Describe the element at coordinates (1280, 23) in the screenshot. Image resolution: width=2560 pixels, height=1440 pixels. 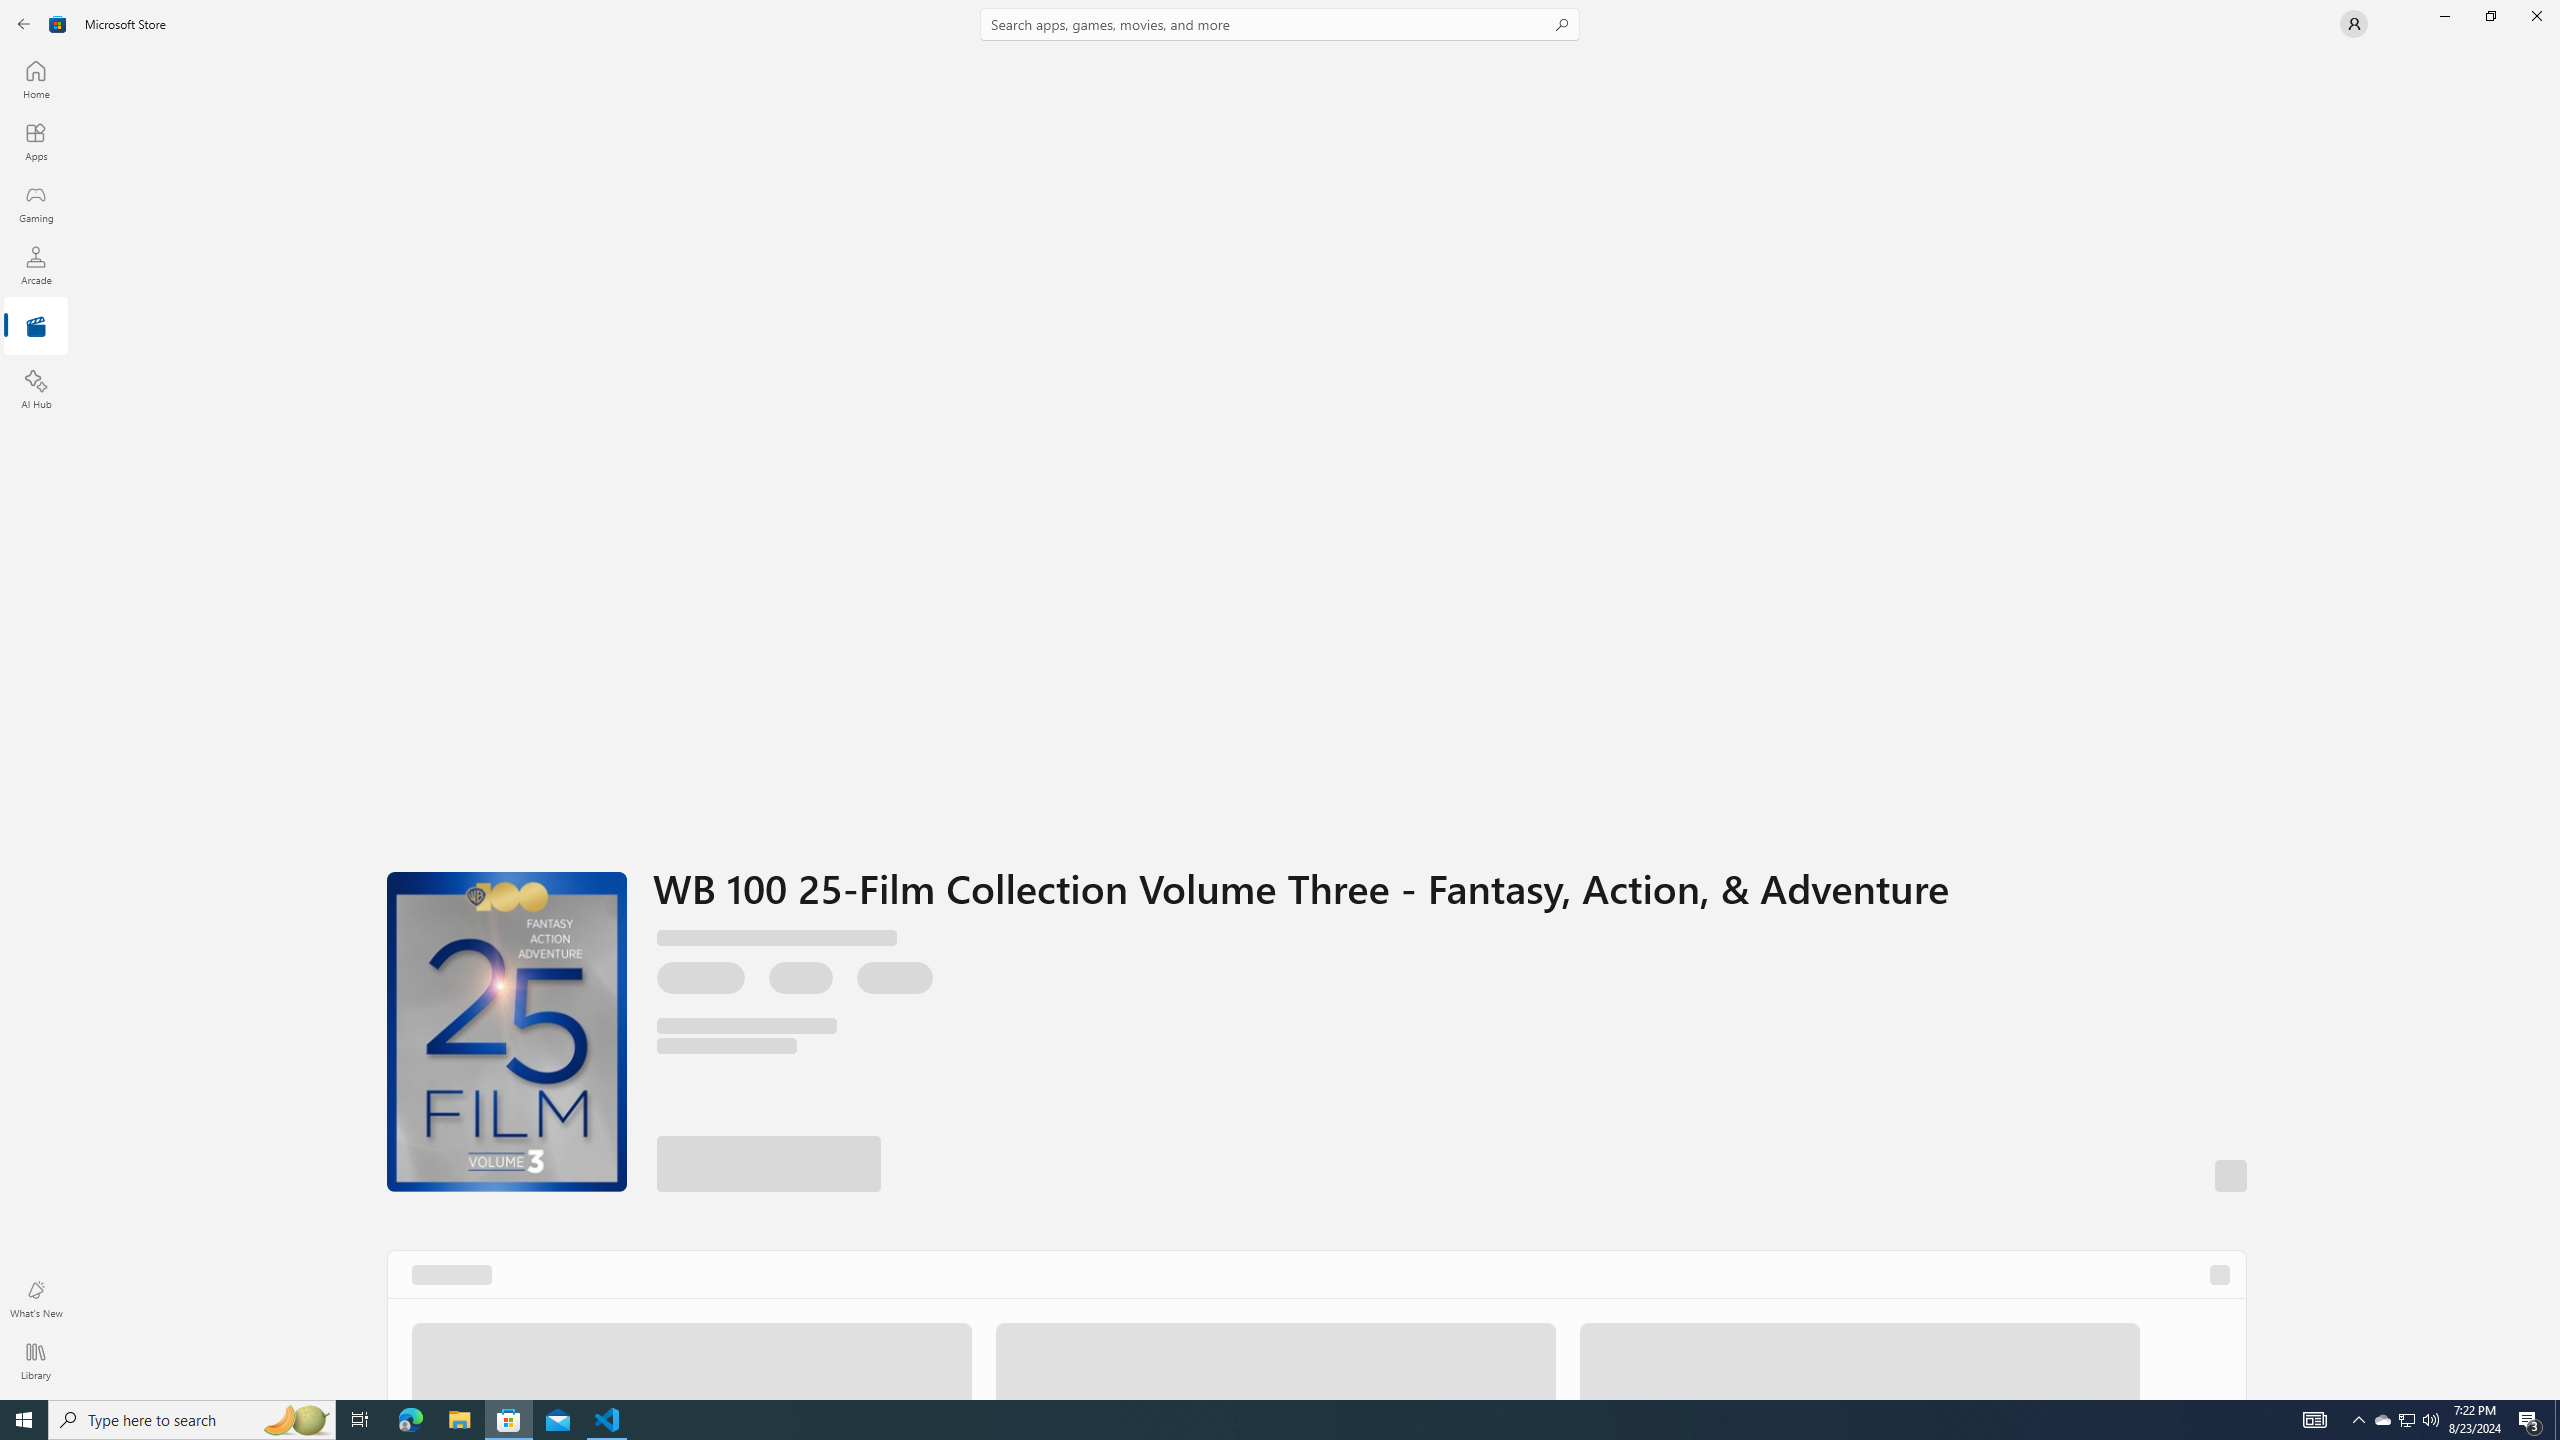
I see `'Search'` at that location.